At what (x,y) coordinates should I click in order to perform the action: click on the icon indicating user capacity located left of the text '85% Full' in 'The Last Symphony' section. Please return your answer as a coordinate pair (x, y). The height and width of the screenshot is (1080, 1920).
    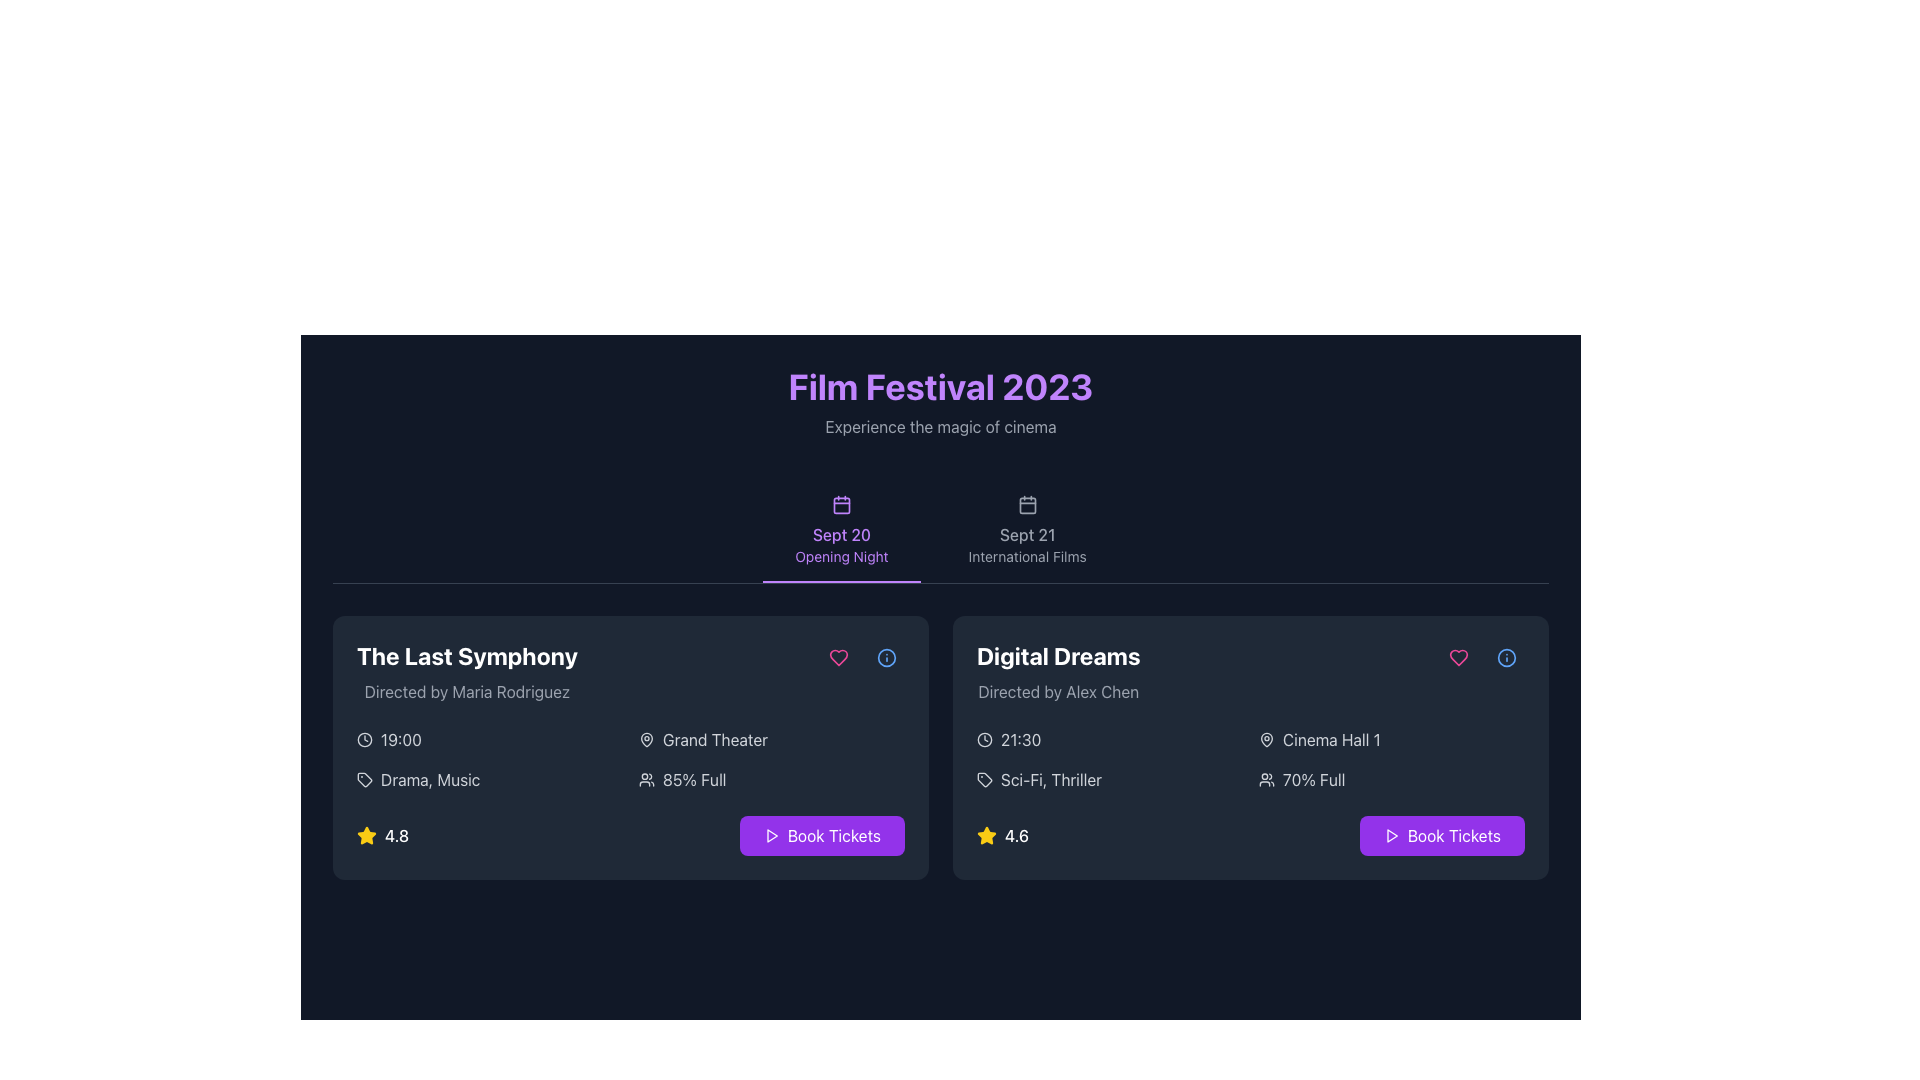
    Looking at the image, I should click on (647, 778).